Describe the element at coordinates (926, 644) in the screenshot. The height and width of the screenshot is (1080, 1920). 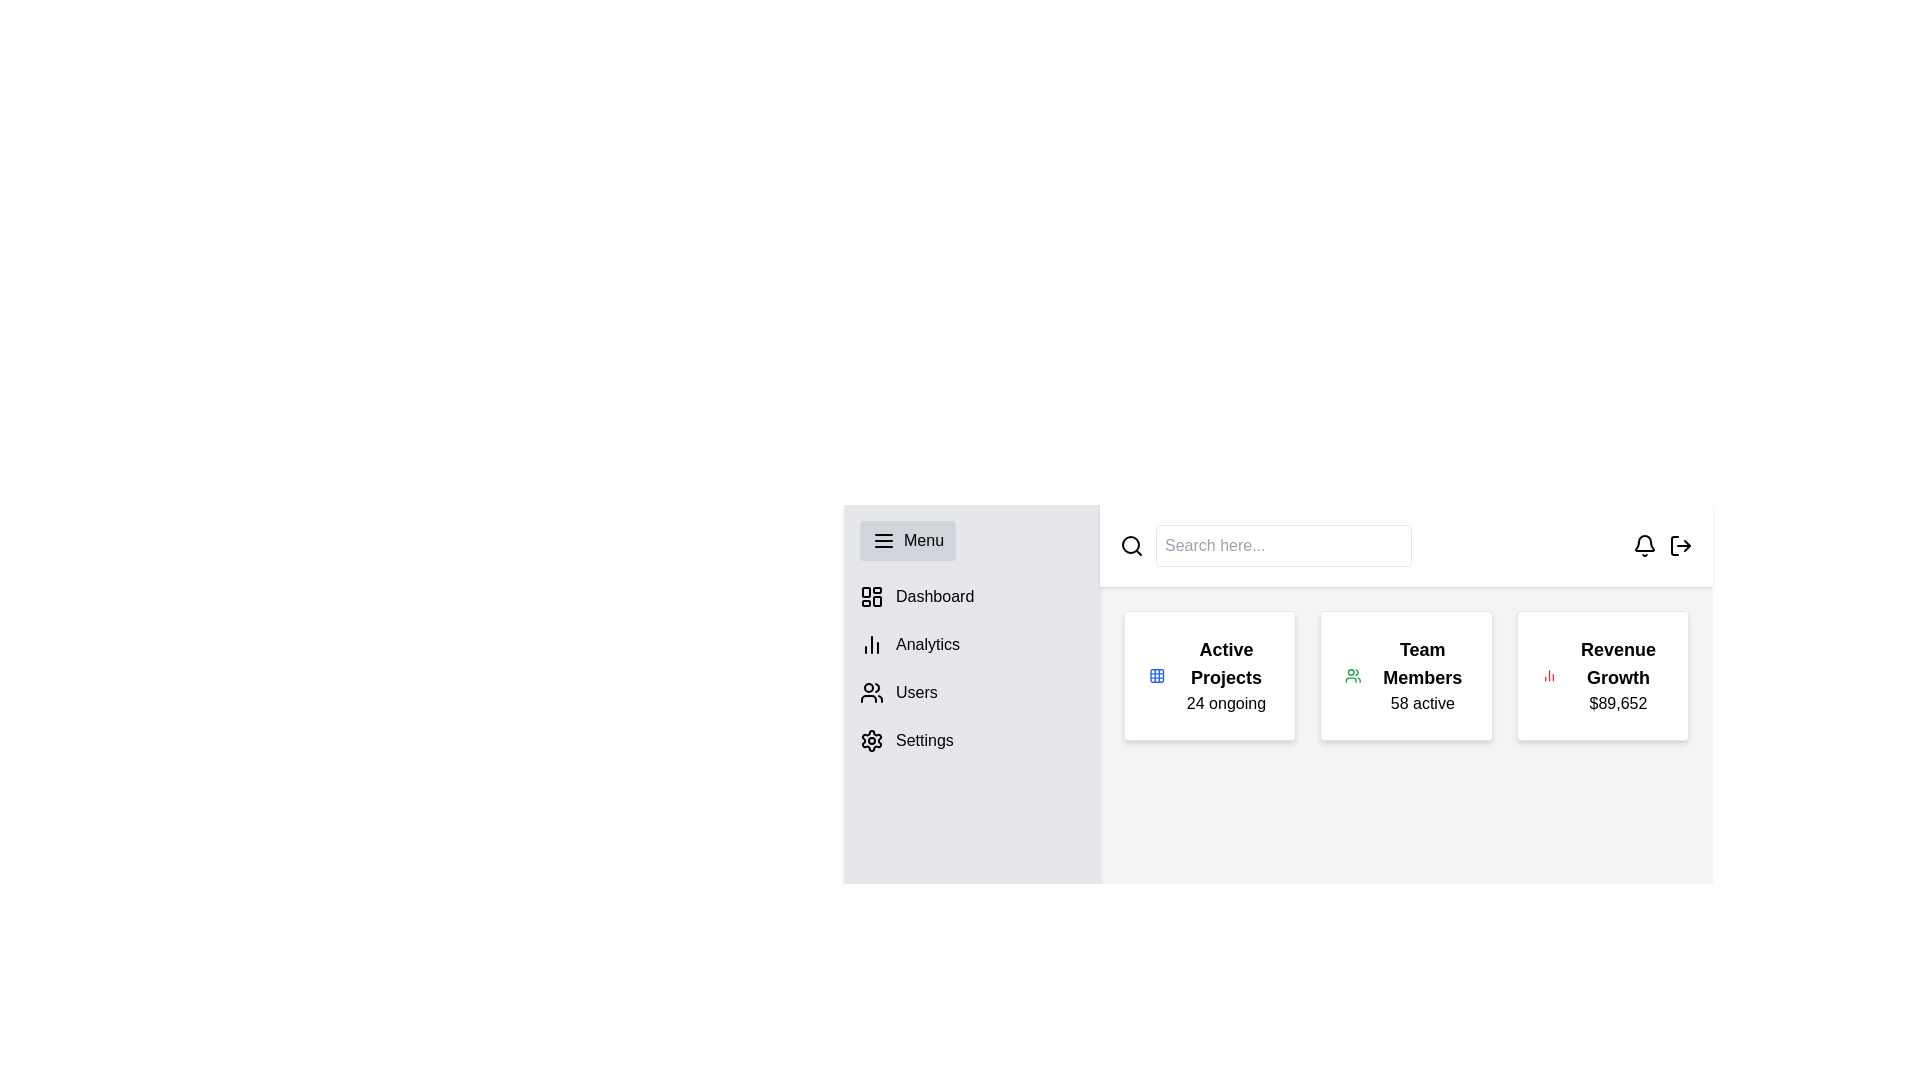
I see `the 'Analytics' navigation label in the sidebar` at that location.